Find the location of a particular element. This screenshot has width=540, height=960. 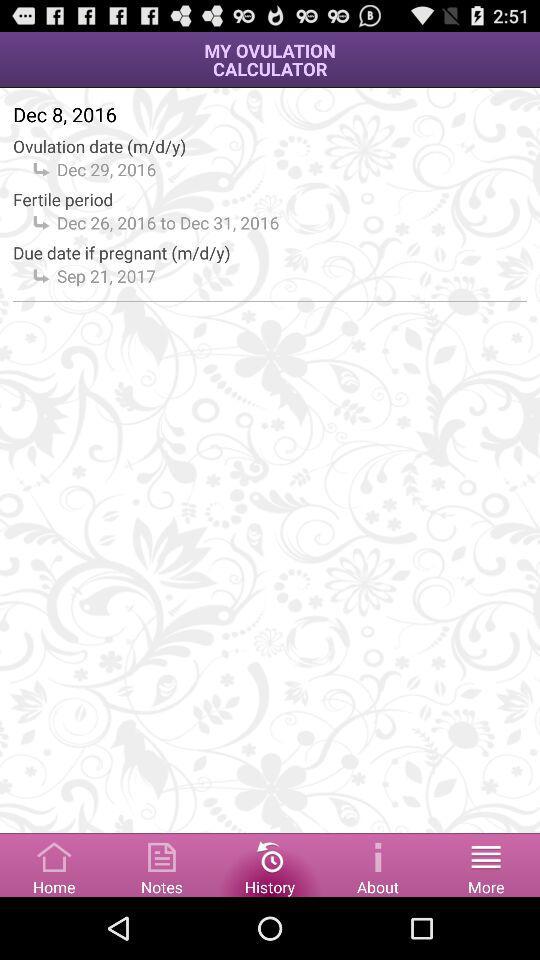

show more options is located at coordinates (485, 863).